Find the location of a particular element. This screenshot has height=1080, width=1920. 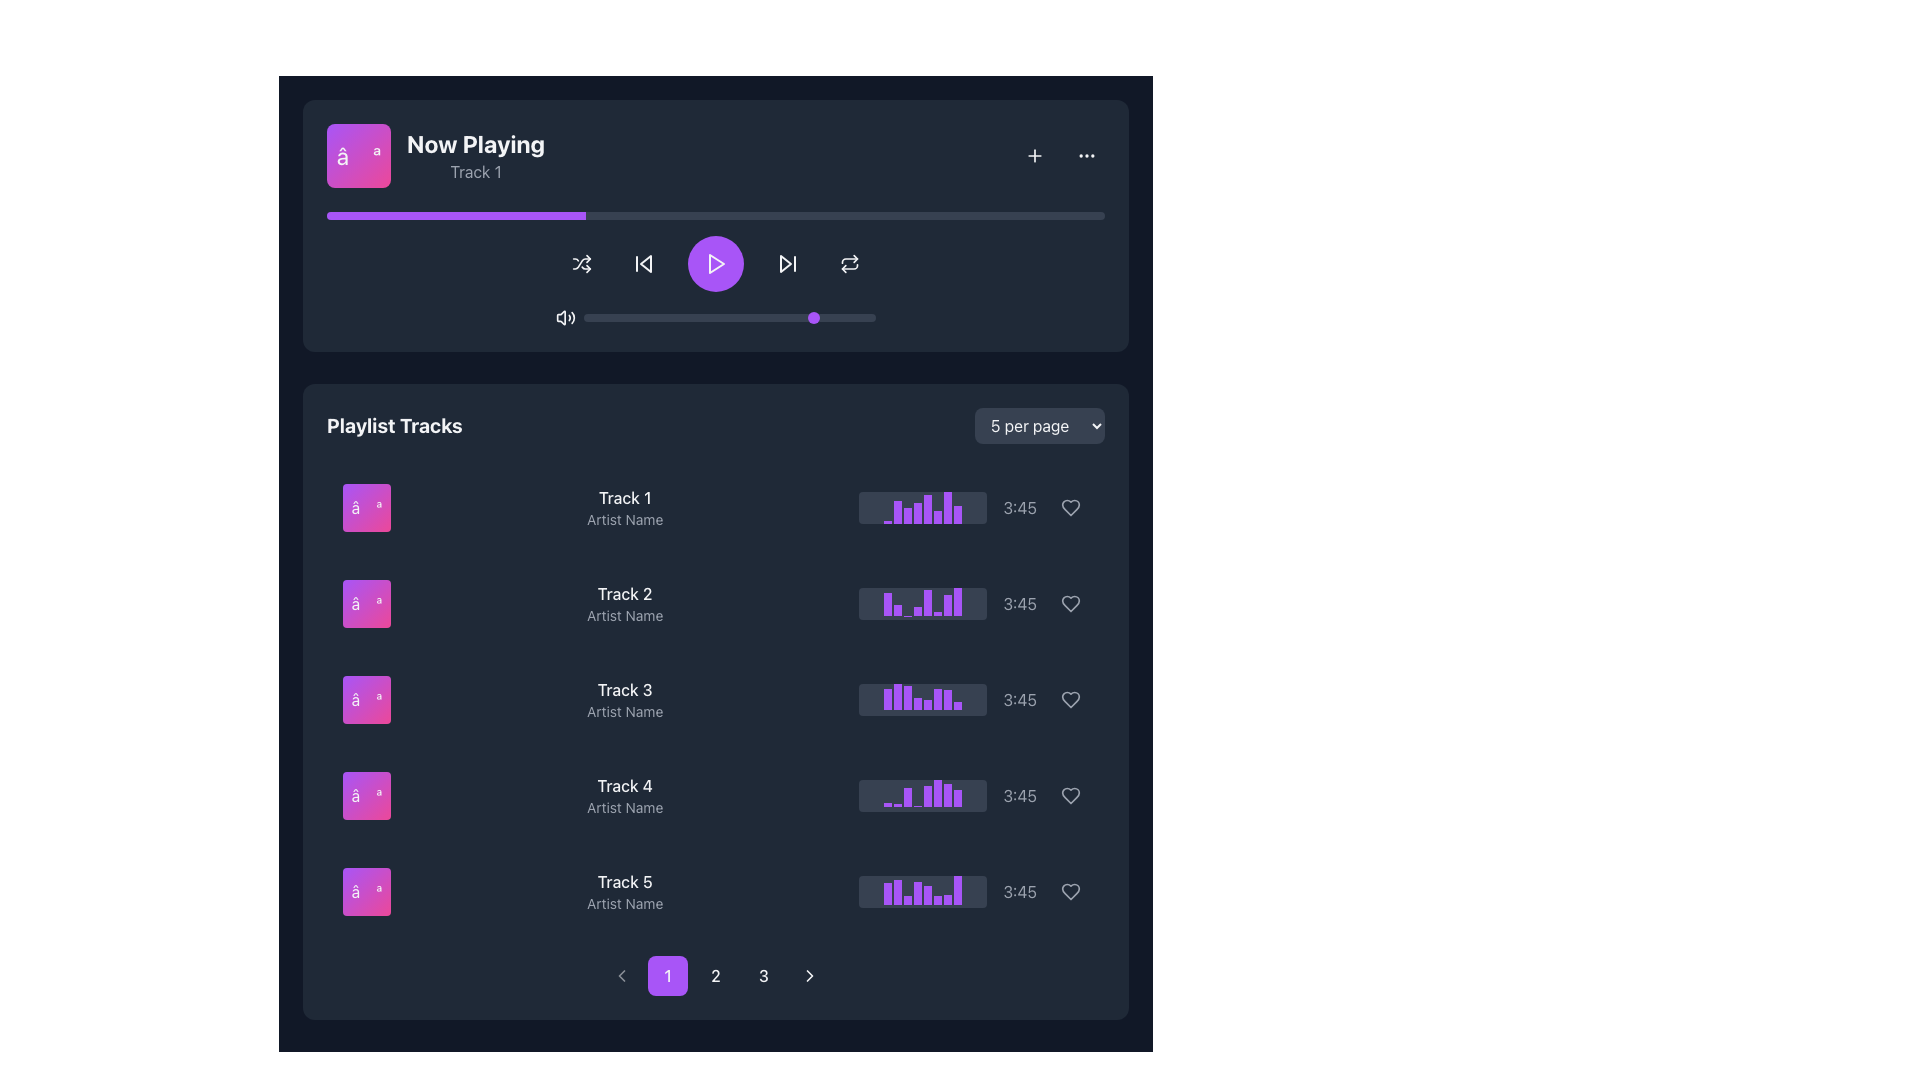

the musical note icon which is centrally placed within the purple gradient square icon for track 4 in the 'Playlist Tracks' section is located at coordinates (366, 794).